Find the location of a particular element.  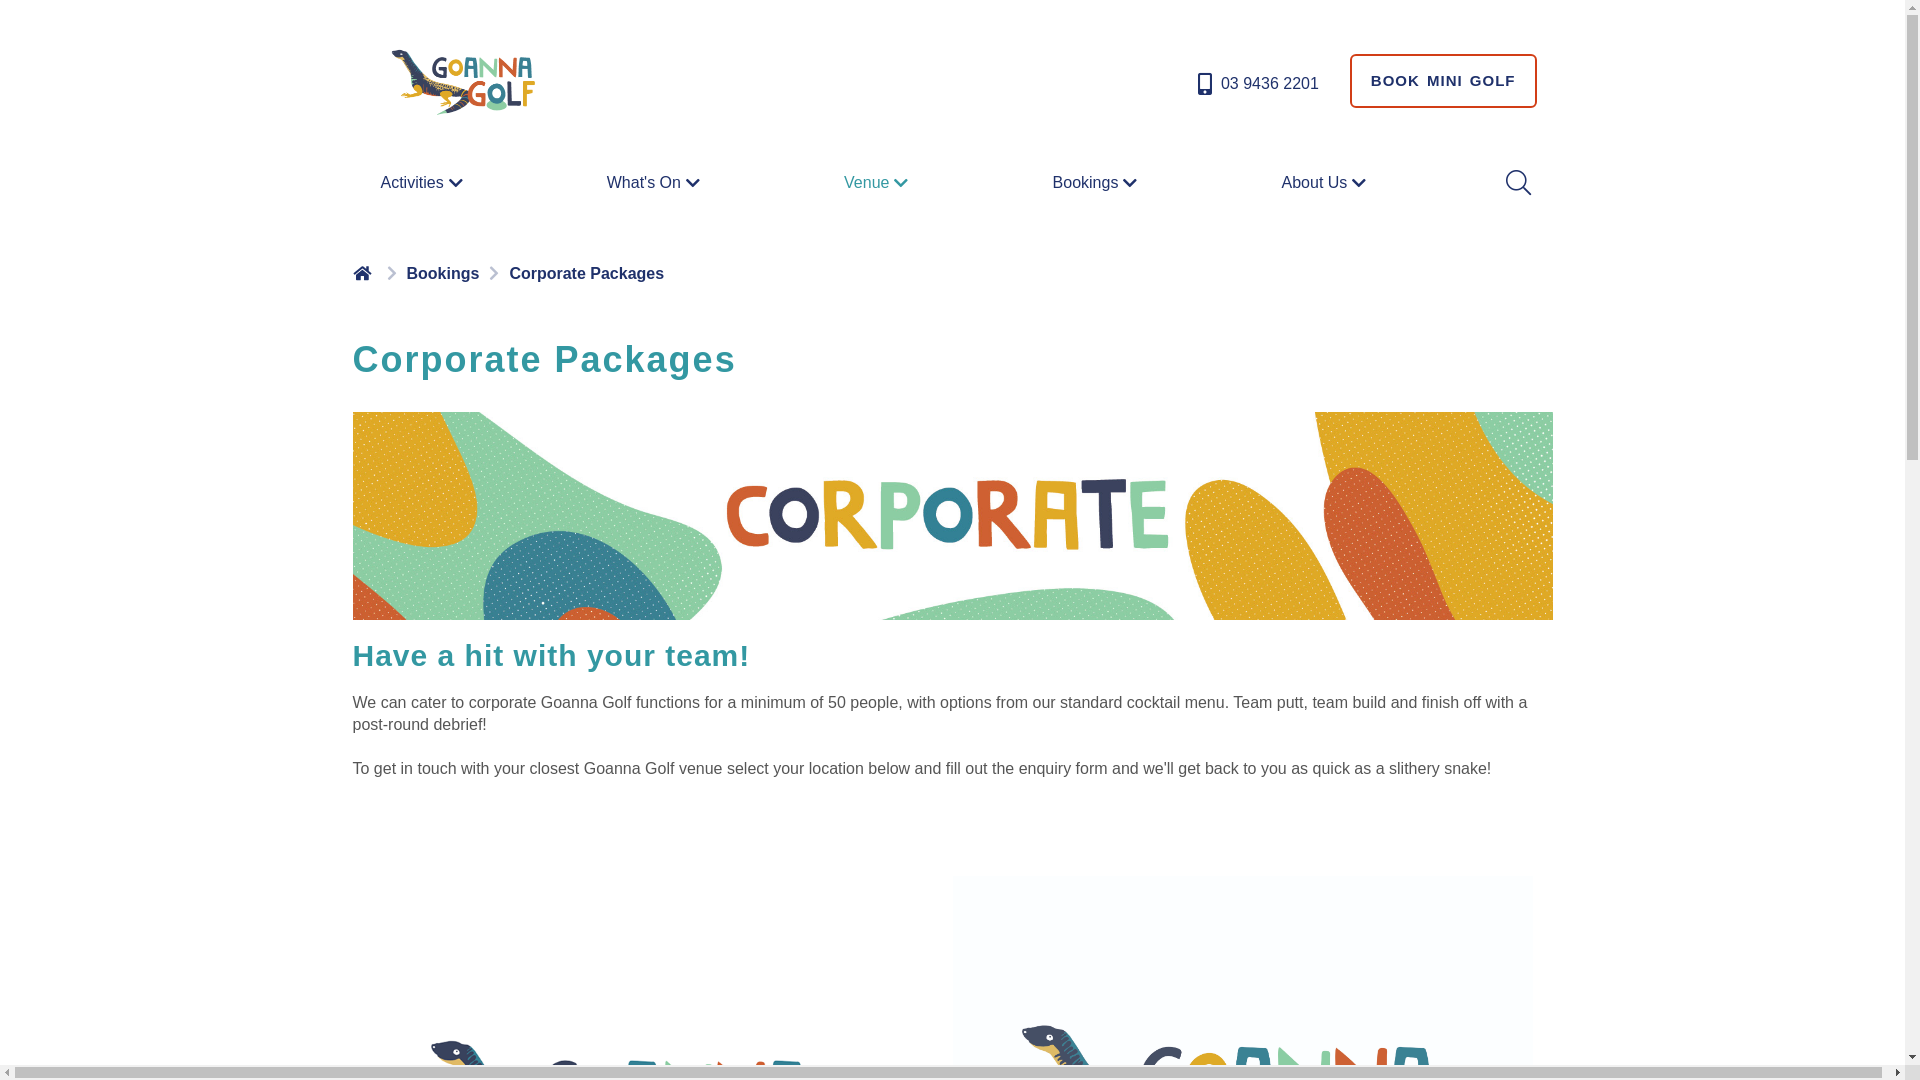

'03 9436 2201' is located at coordinates (1255, 83).